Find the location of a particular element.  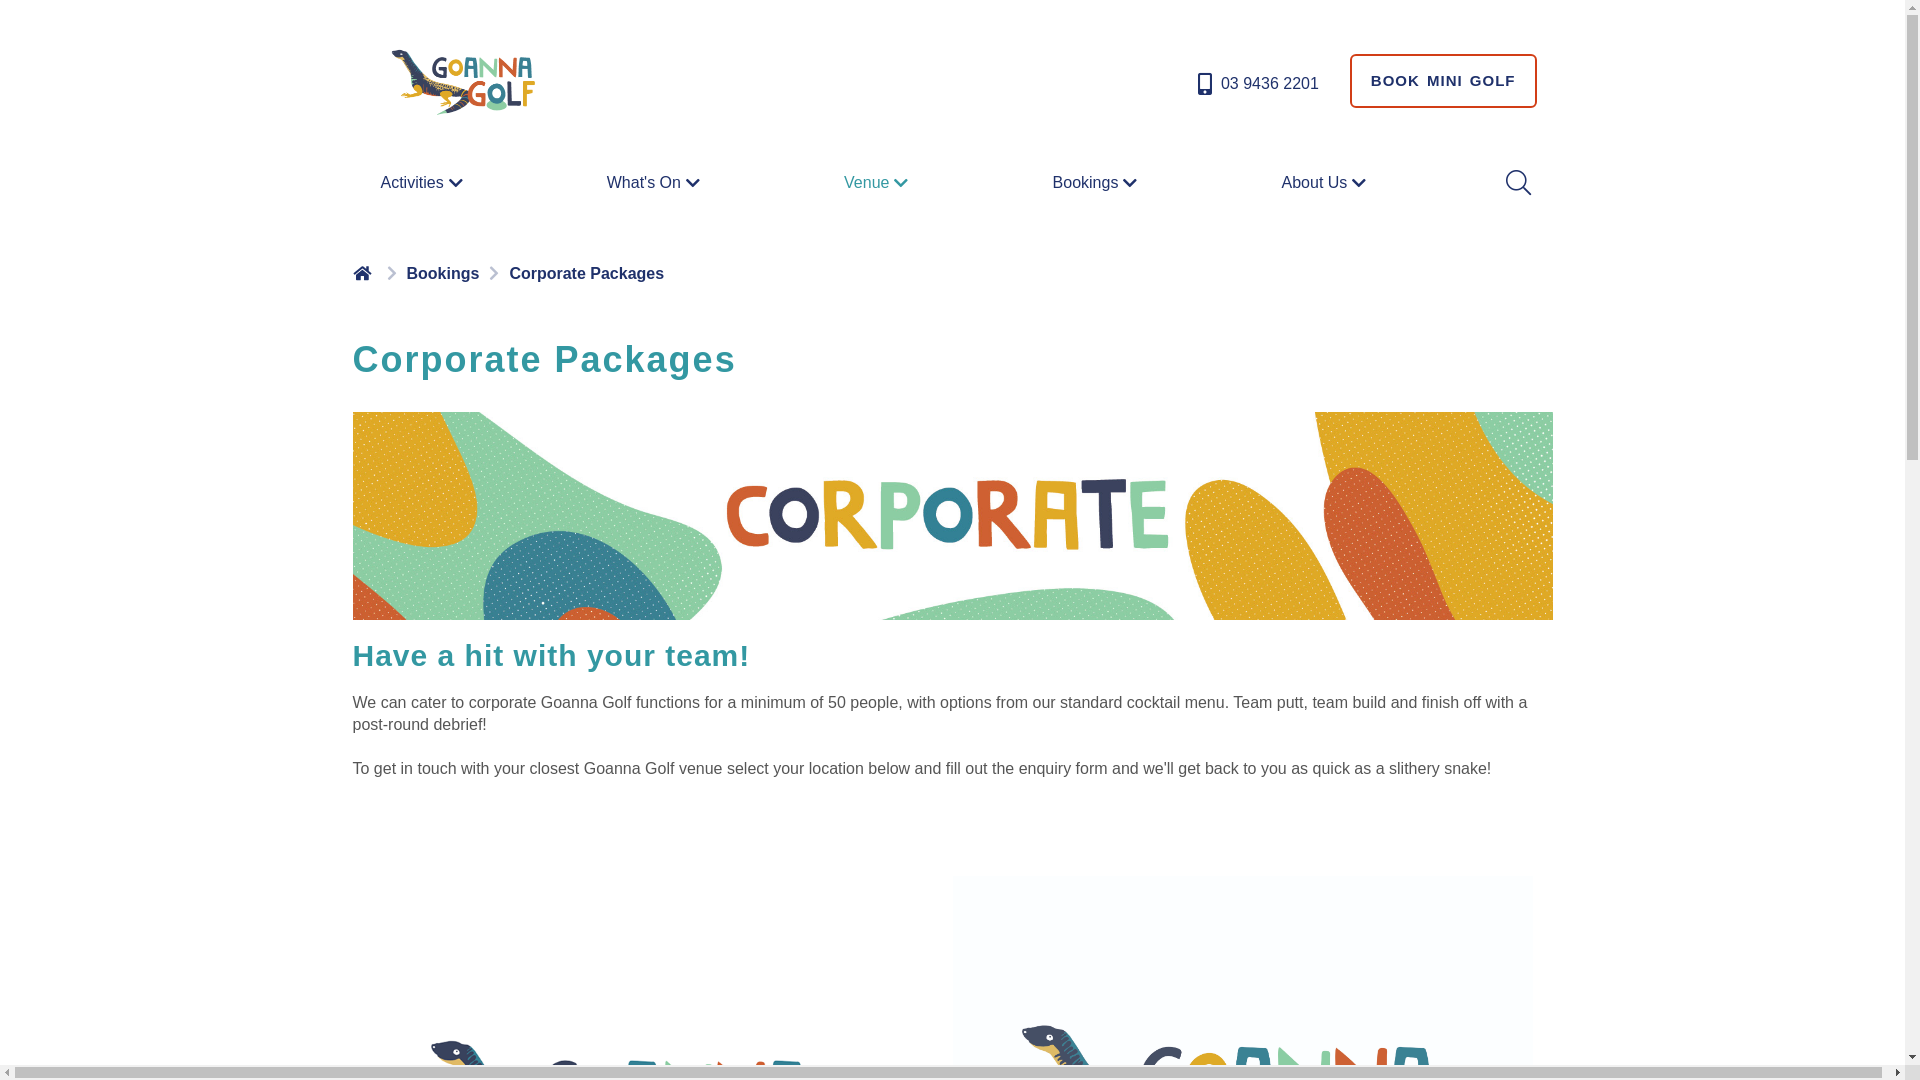

'03 9436 2201' is located at coordinates (1255, 83).